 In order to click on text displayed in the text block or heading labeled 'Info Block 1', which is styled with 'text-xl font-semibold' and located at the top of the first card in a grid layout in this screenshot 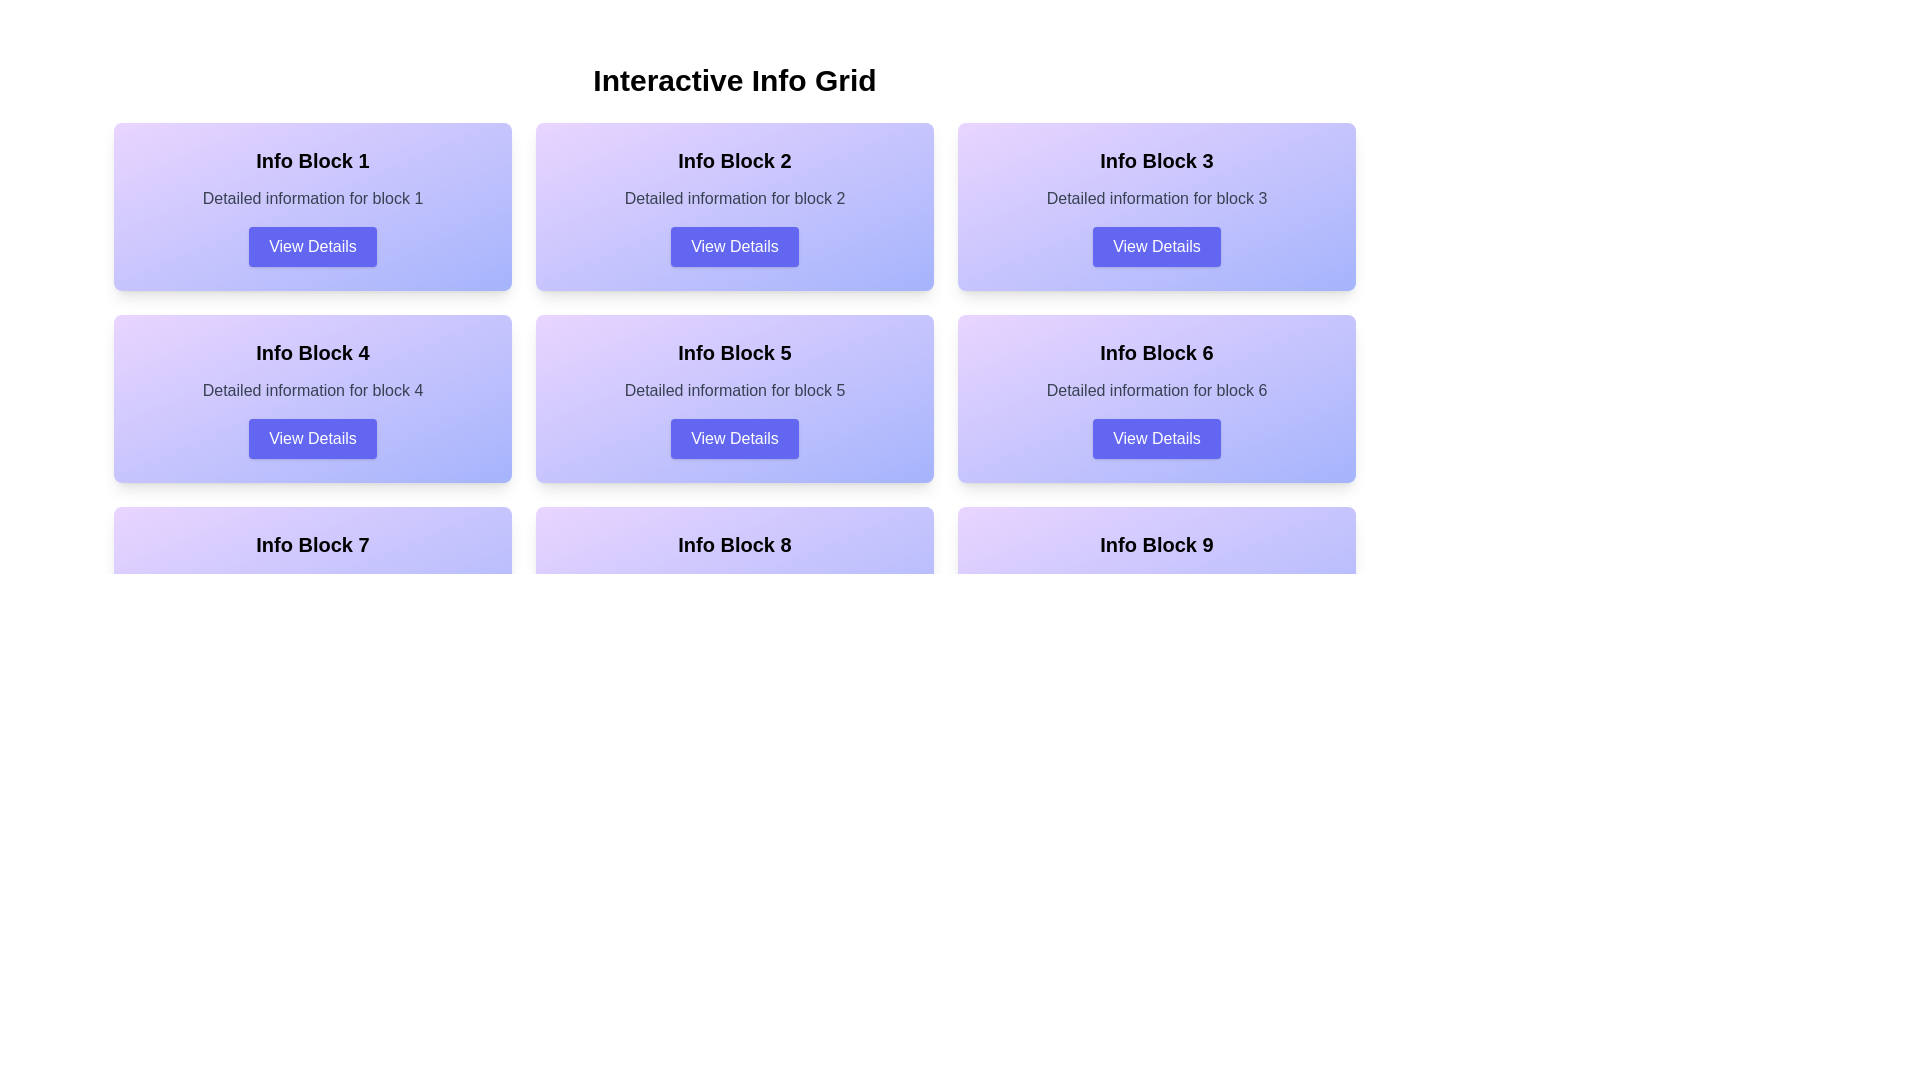, I will do `click(311, 160)`.